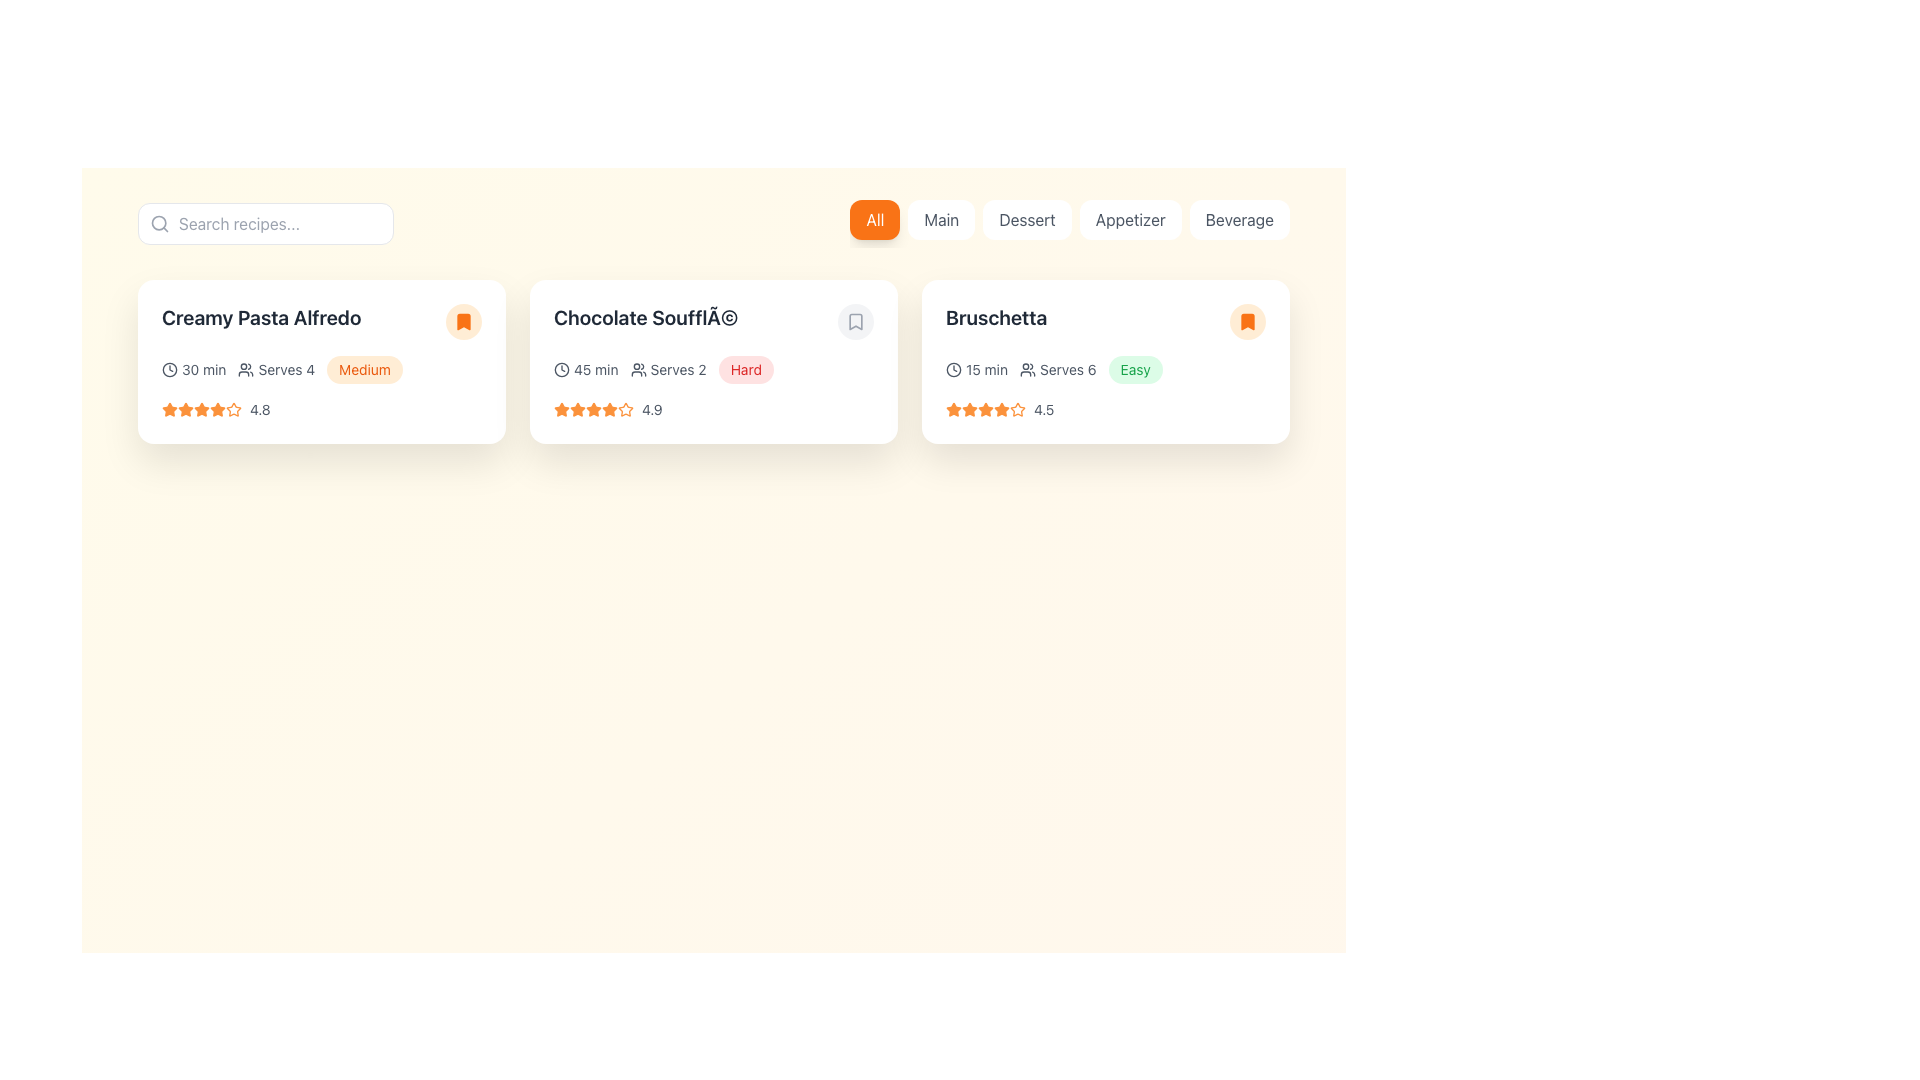 This screenshot has width=1920, height=1080. I want to click on the third orange star in the rating sequence for the 'Chocolate Soufflé' card, so click(593, 408).